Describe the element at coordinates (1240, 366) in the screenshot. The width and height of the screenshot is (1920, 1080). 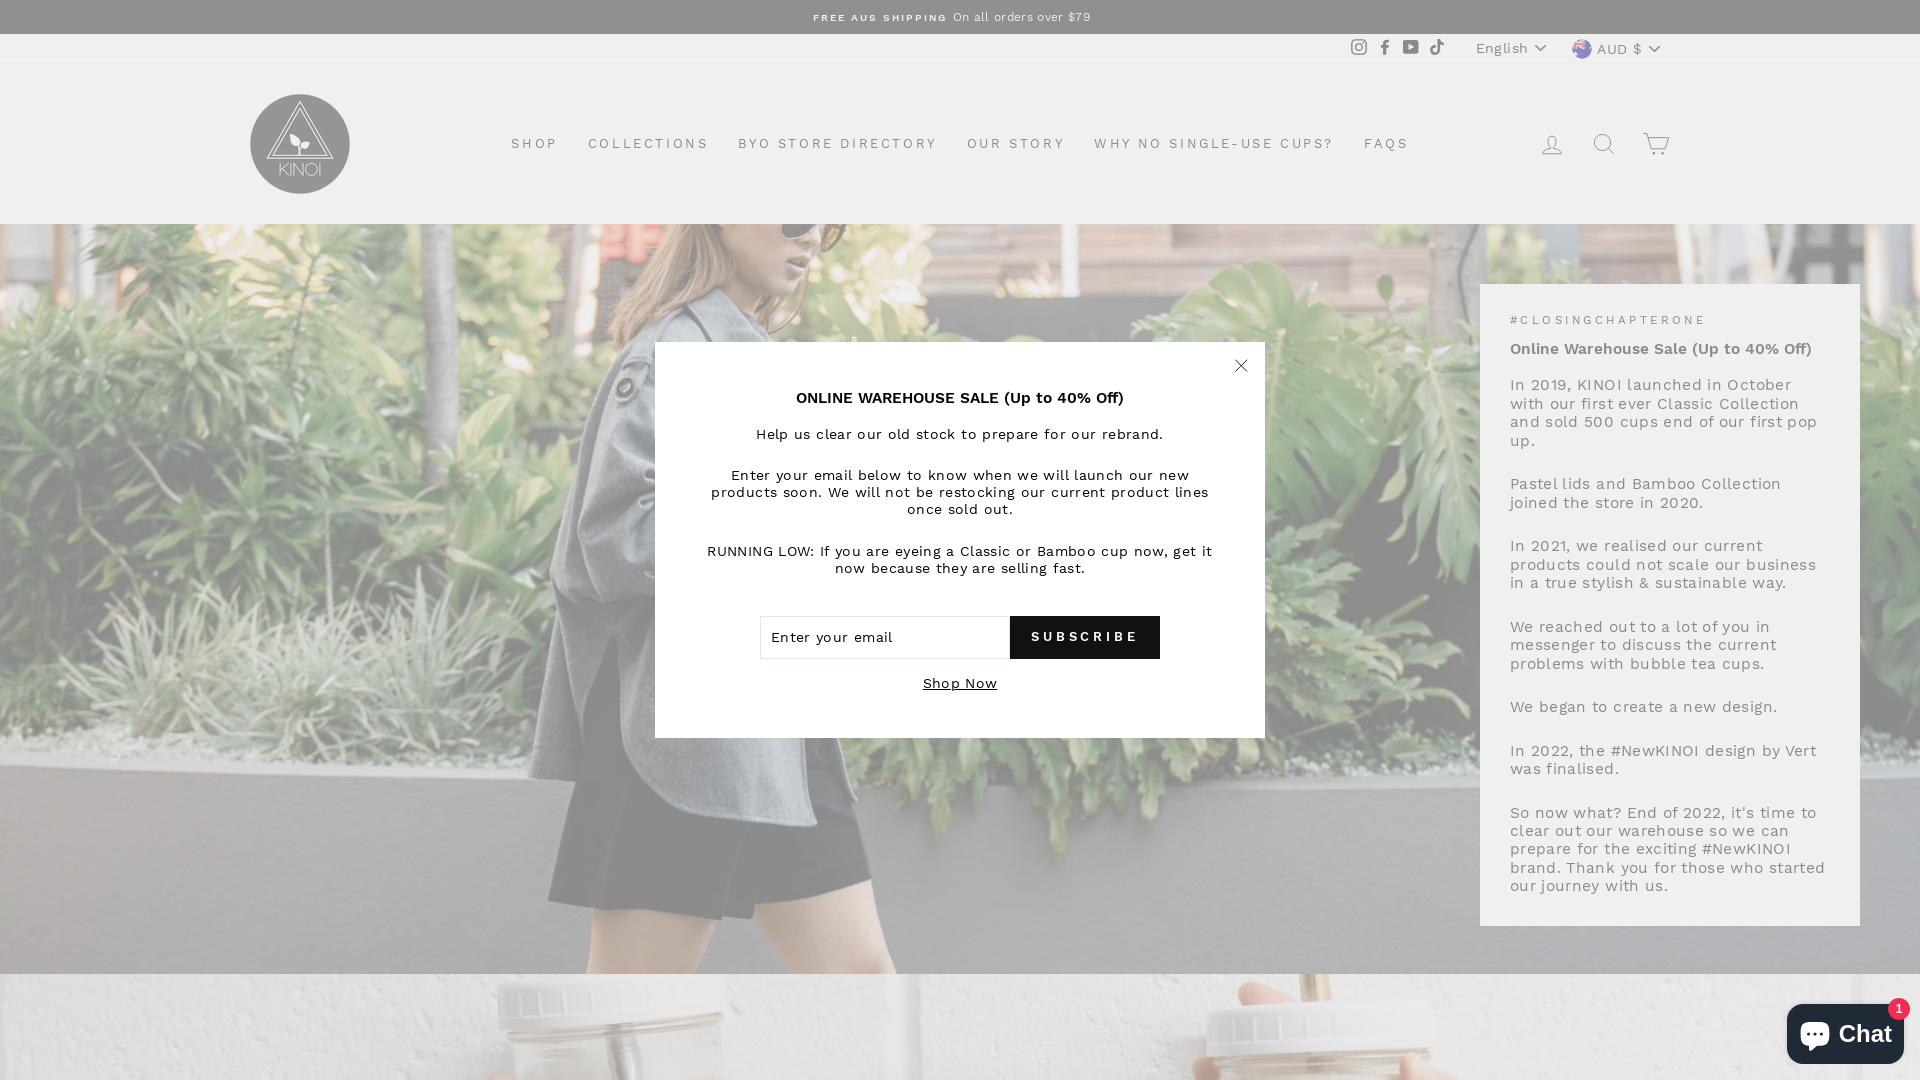
I see `'"Close (esc)"'` at that location.